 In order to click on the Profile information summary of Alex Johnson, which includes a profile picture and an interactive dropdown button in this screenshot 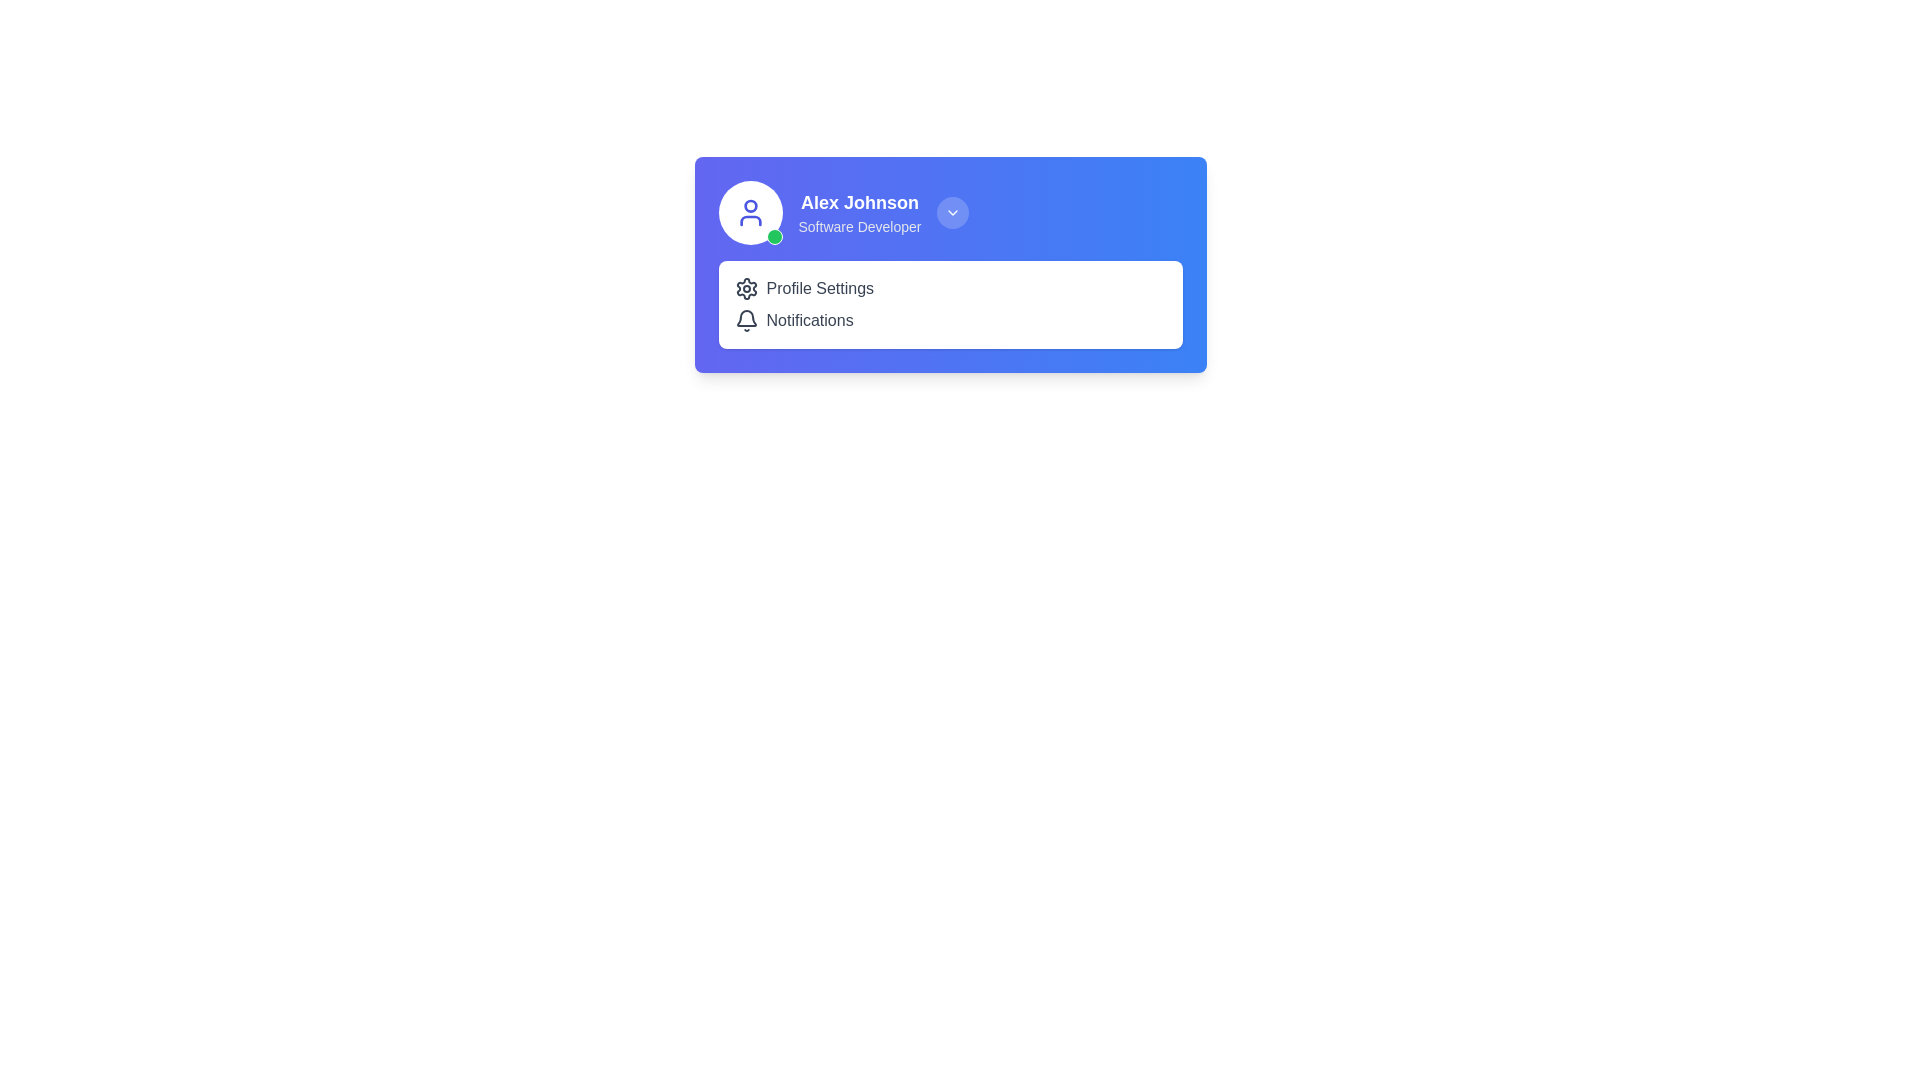, I will do `click(949, 212)`.